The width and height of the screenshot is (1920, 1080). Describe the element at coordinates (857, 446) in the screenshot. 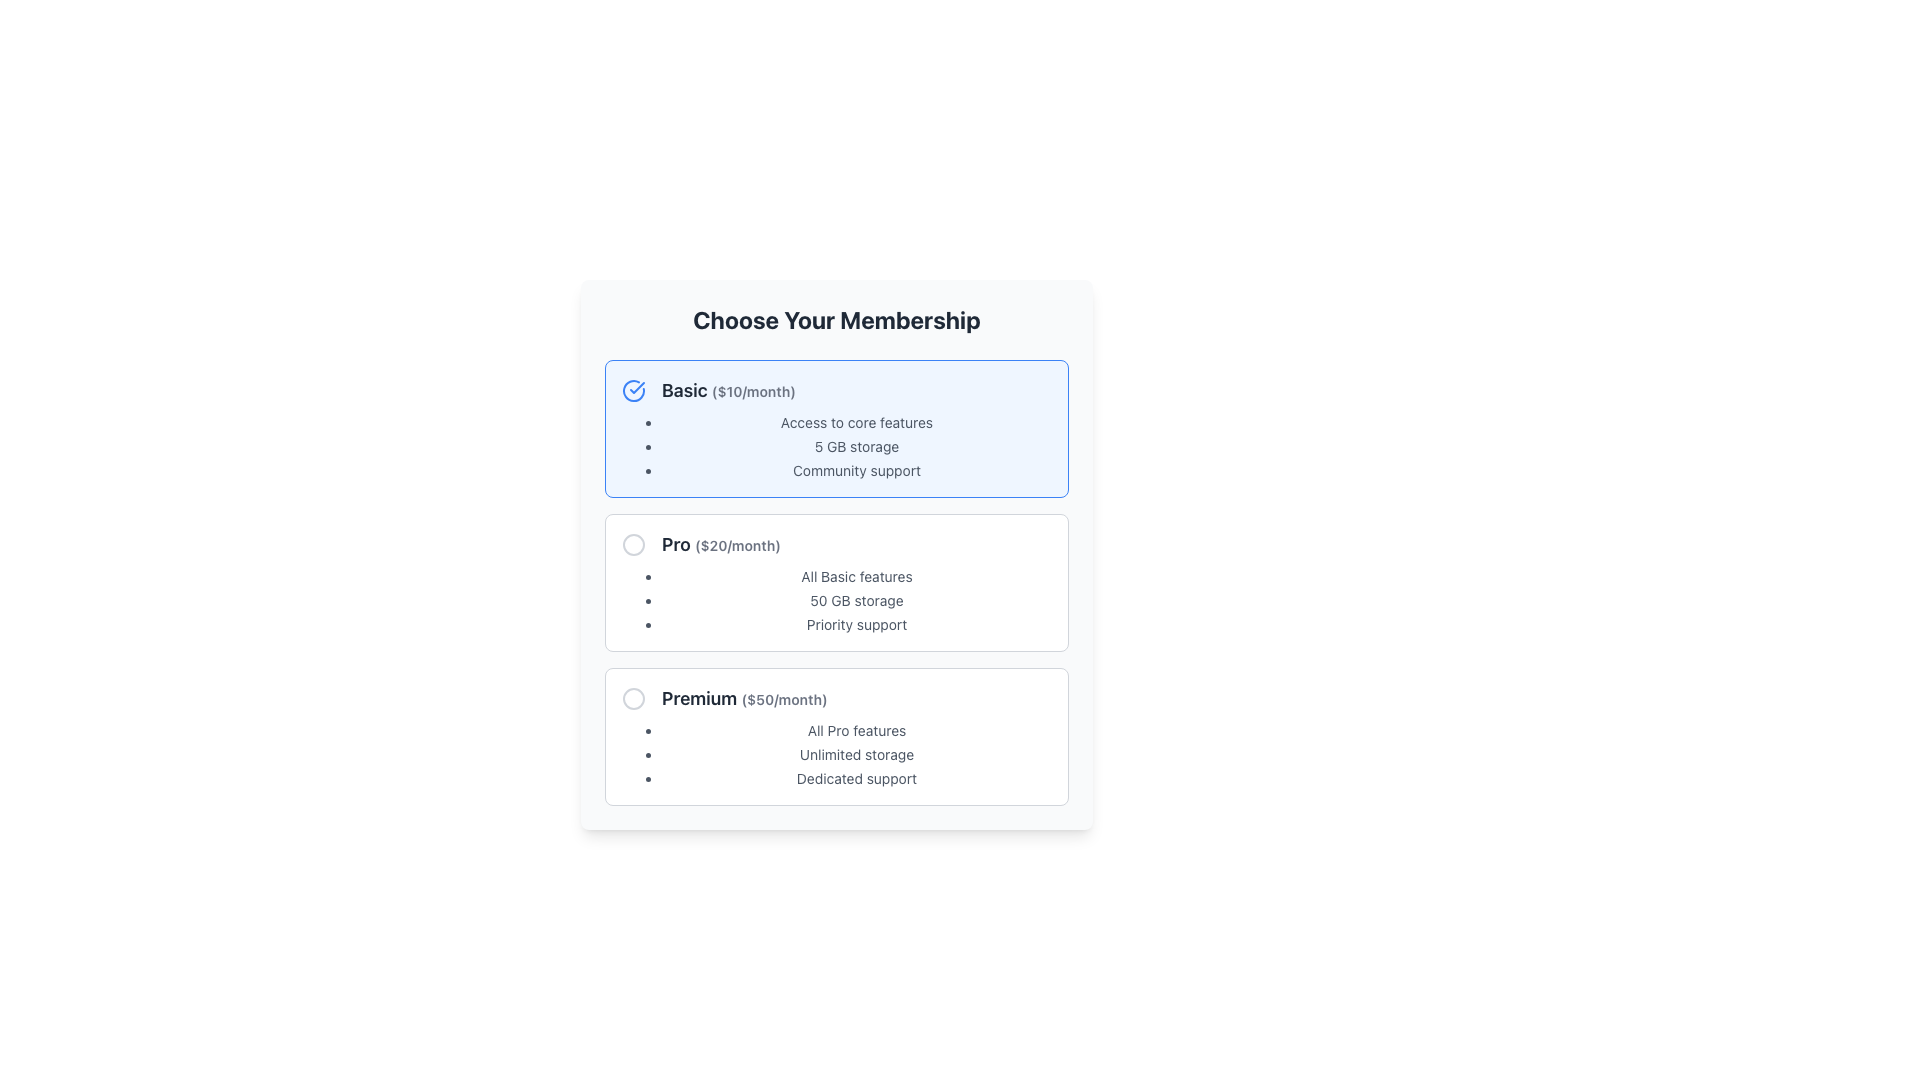

I see `text label containing '5 GB storage', which is styled in a small, gray font and positioned between 'Access to core features' and 'Community support' in the 'Basic ($10/month)' subscription card` at that location.